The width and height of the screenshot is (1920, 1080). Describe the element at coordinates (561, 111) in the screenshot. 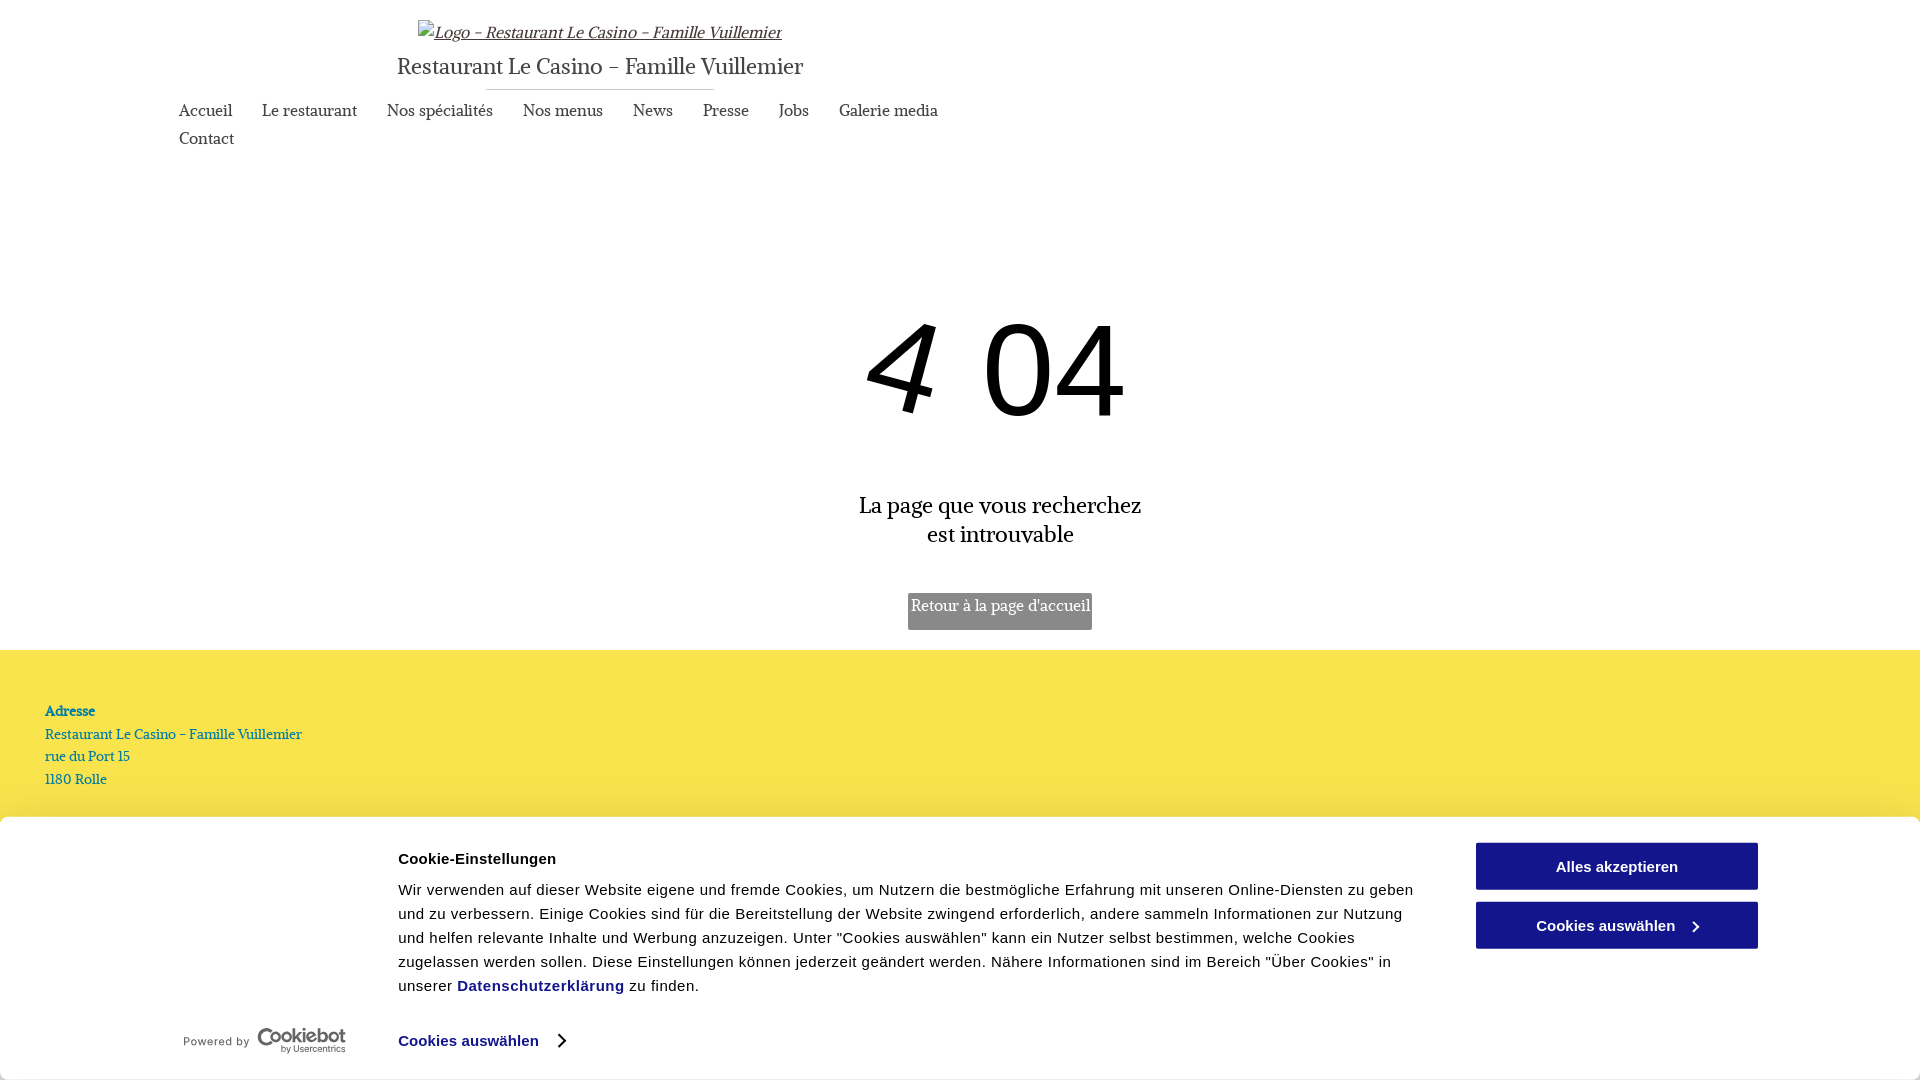

I see `'Nos menus'` at that location.